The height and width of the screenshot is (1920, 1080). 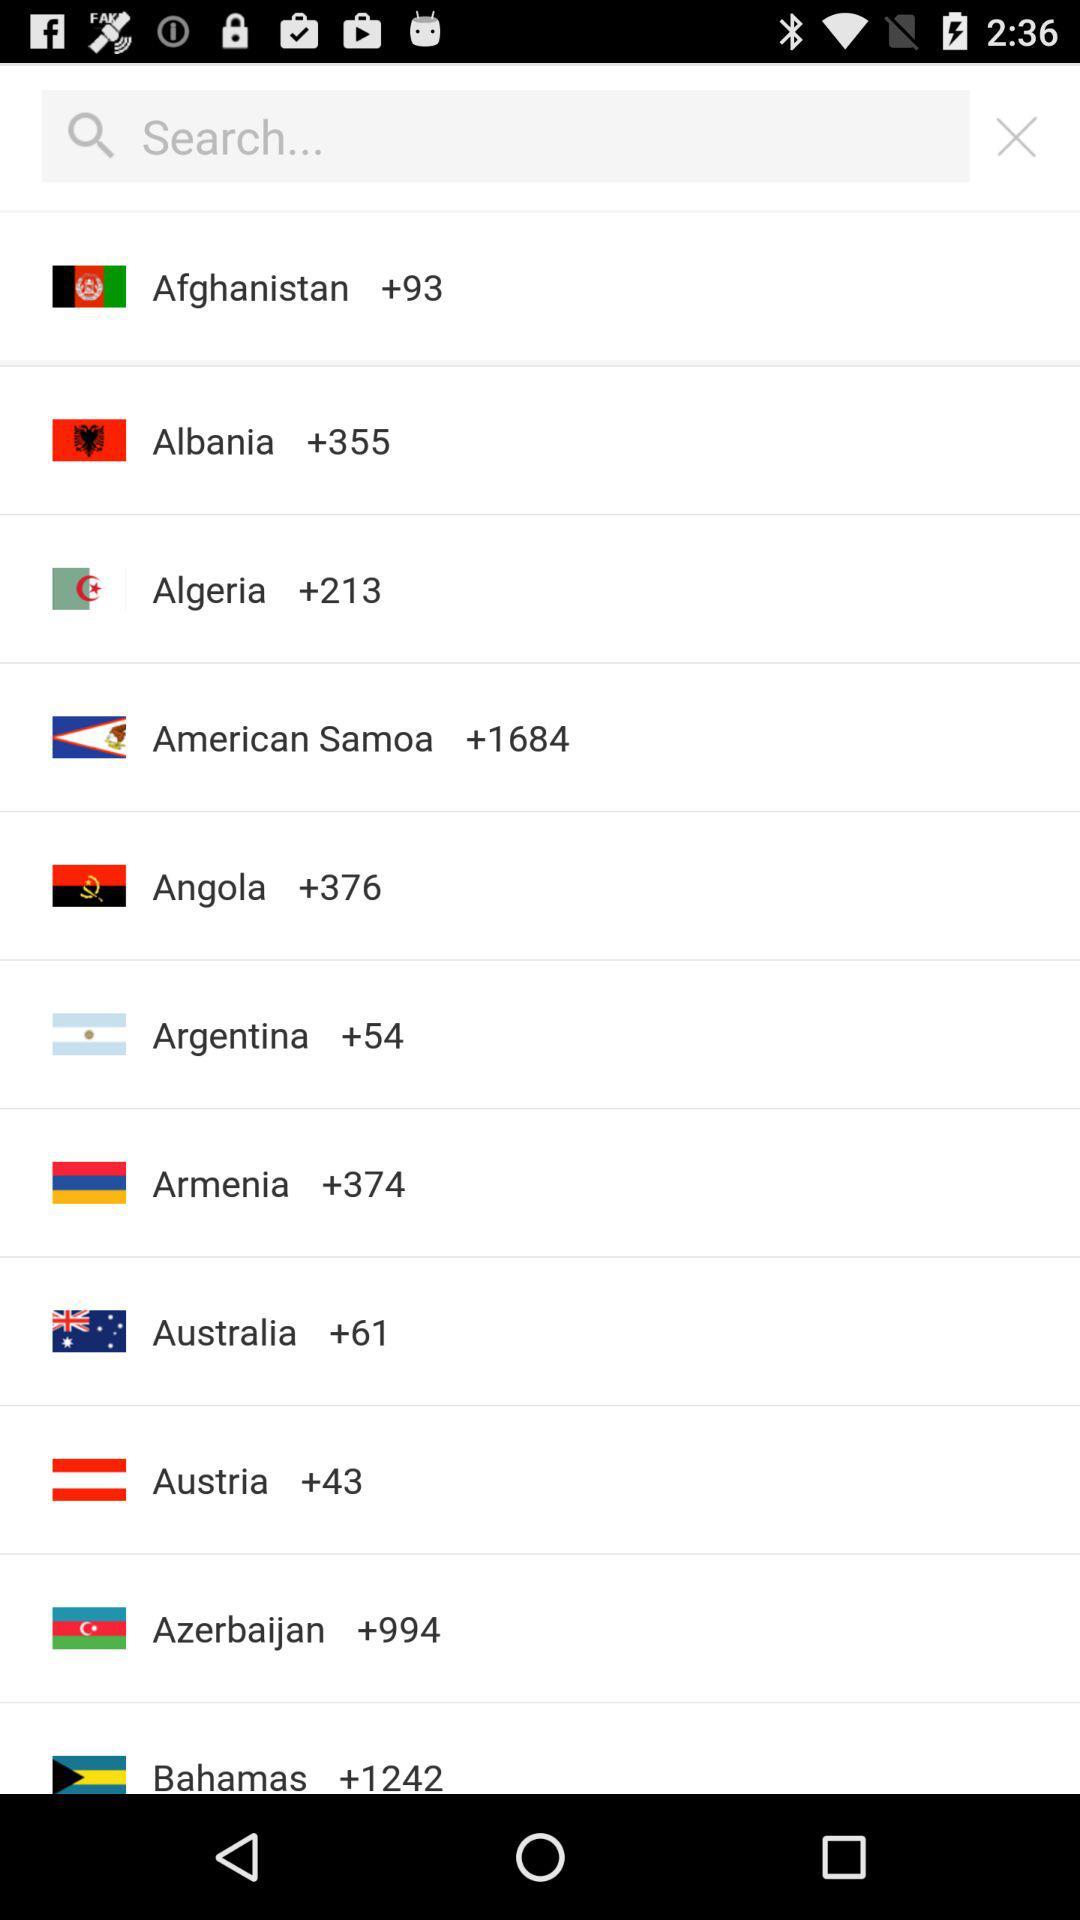 I want to click on item below the albania icon, so click(x=209, y=587).